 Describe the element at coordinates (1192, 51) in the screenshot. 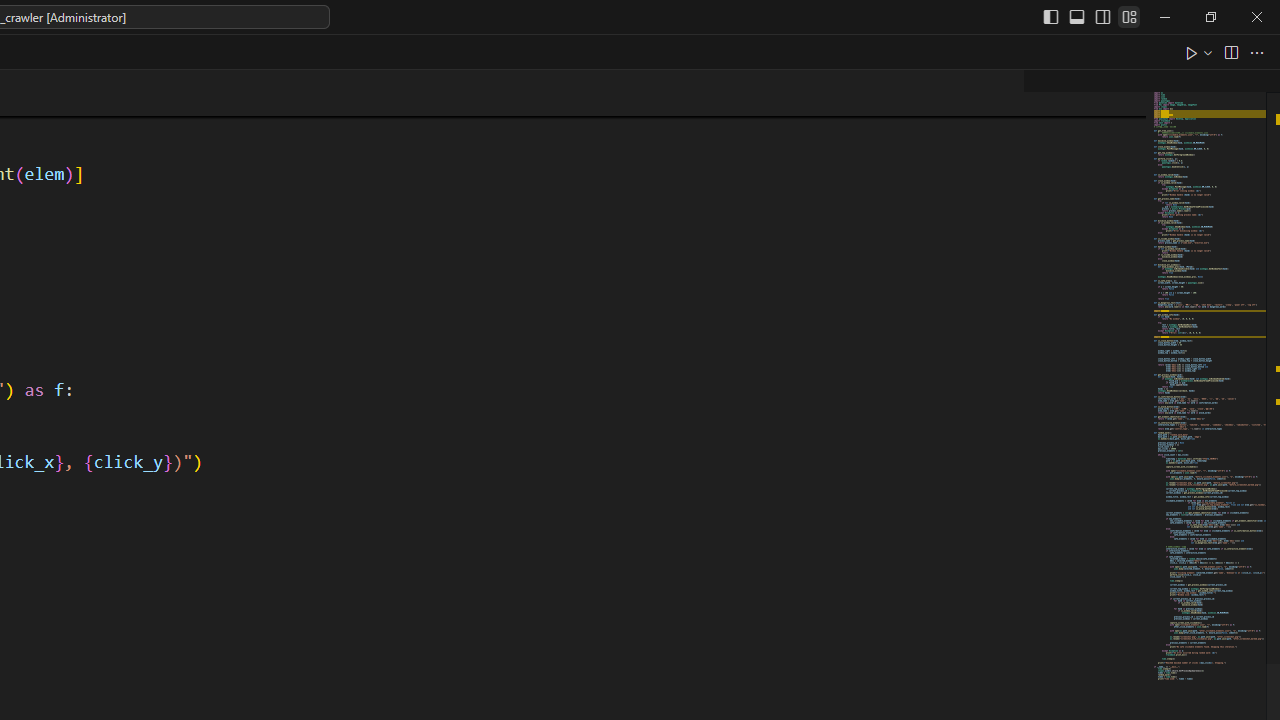

I see `'Run Python File'` at that location.